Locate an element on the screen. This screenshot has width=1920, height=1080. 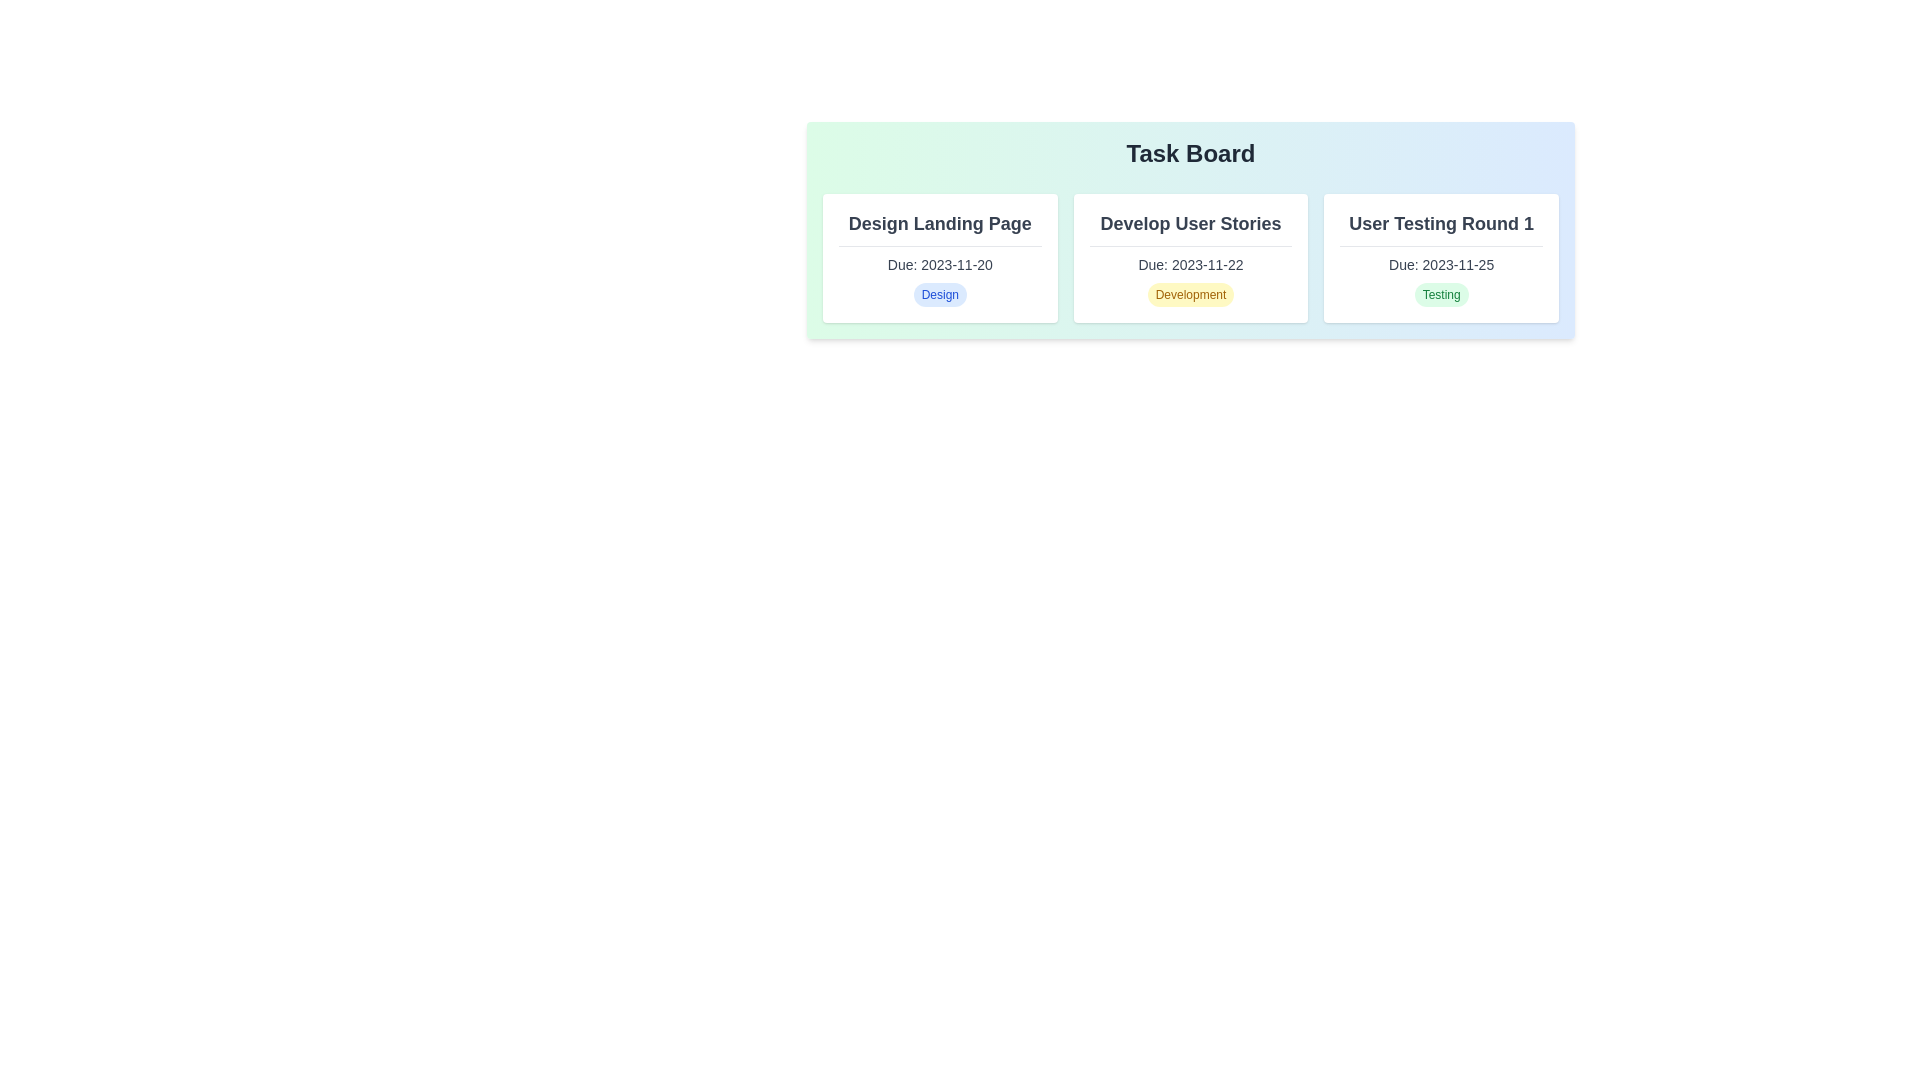
the task card for Design Landing Page to inspect its details is located at coordinates (939, 257).